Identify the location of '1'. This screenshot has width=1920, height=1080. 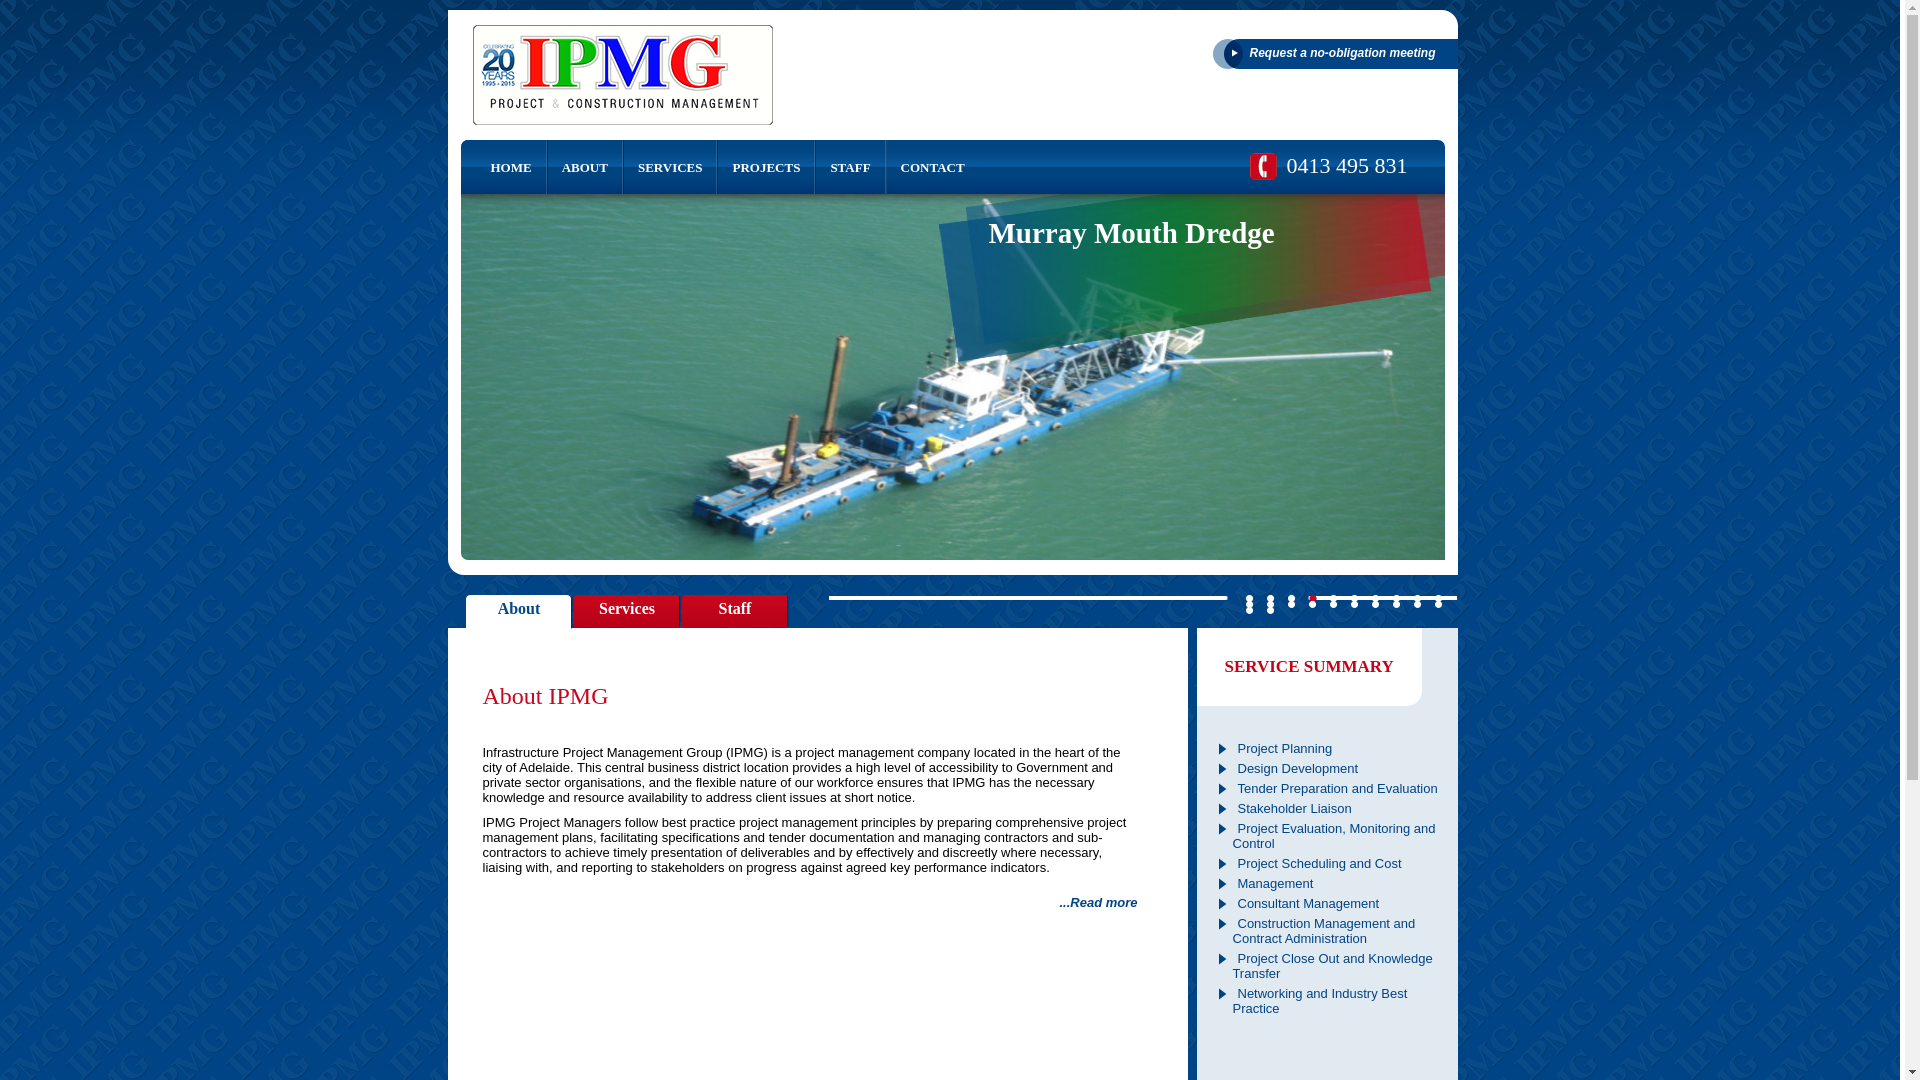
(1248, 596).